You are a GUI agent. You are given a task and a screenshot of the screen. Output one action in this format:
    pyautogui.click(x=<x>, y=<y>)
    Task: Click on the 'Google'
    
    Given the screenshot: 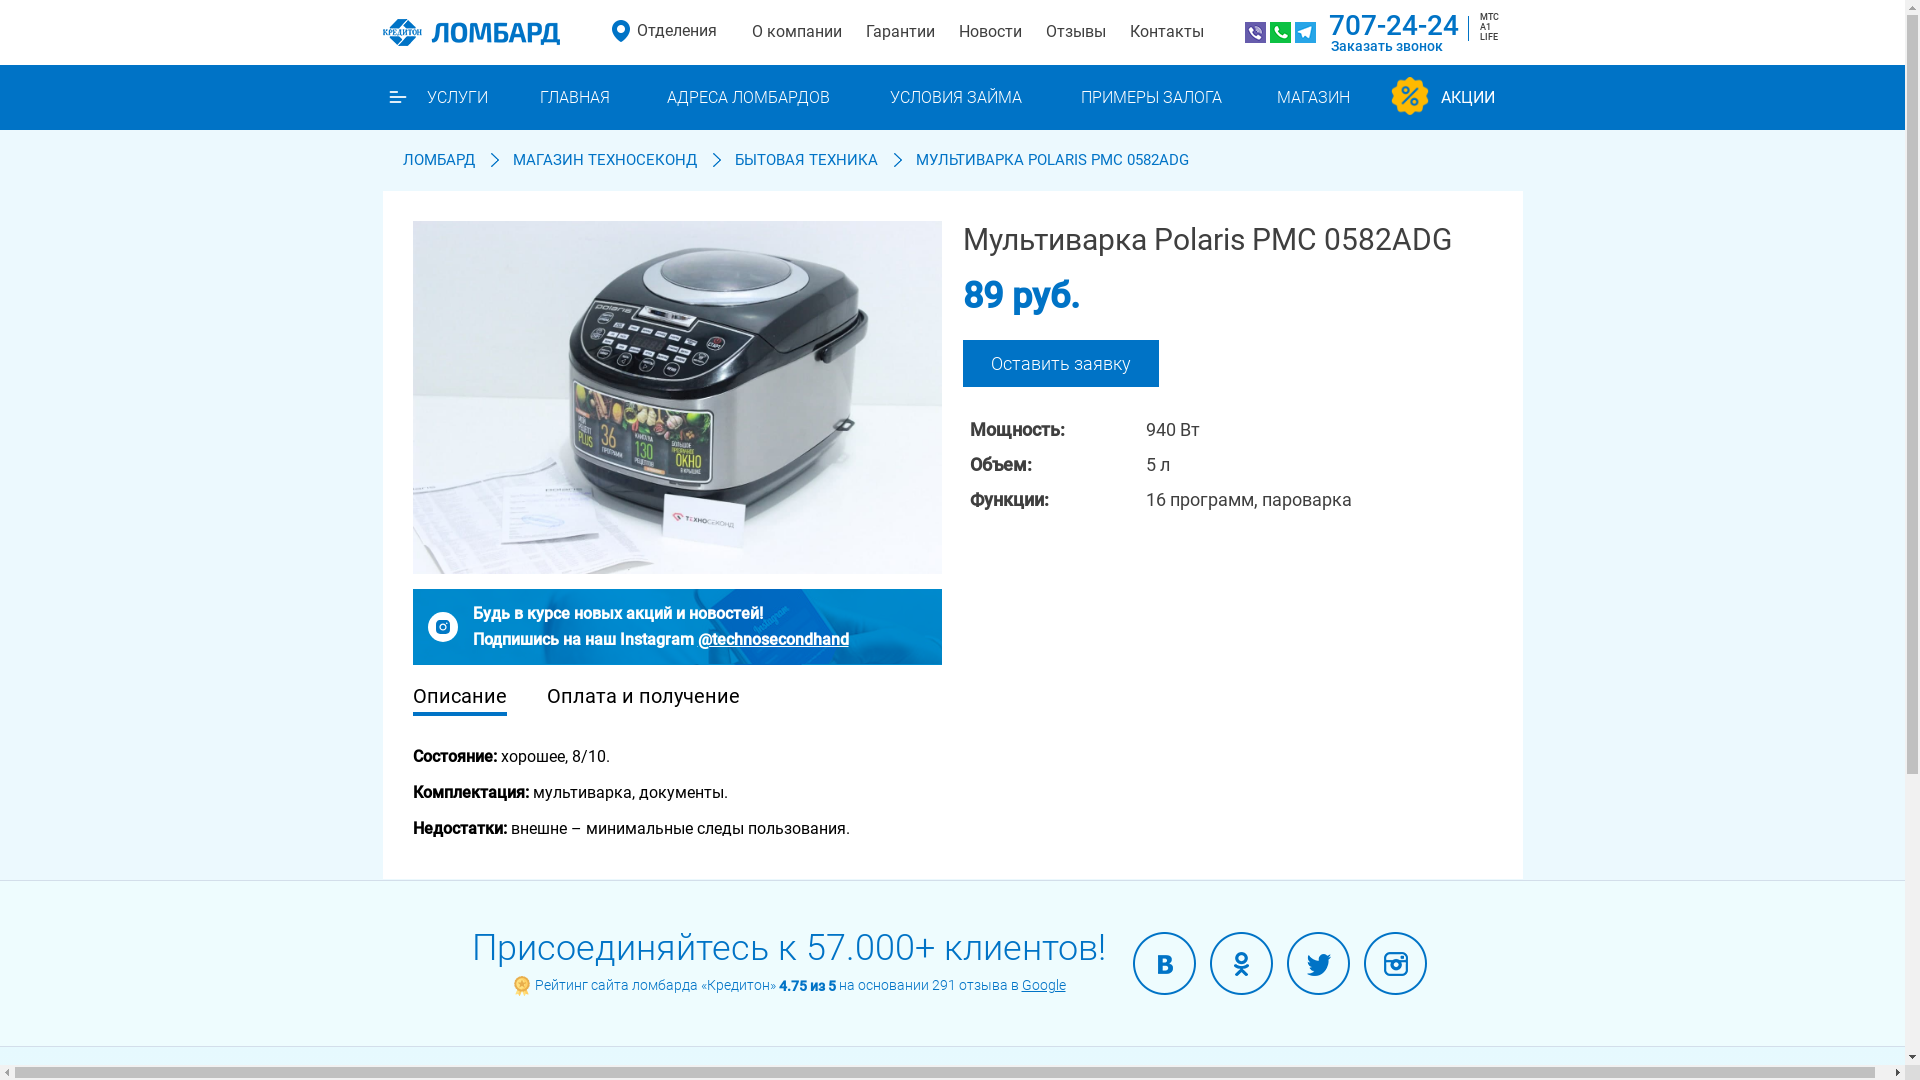 What is the action you would take?
    pyautogui.click(x=1042, y=983)
    